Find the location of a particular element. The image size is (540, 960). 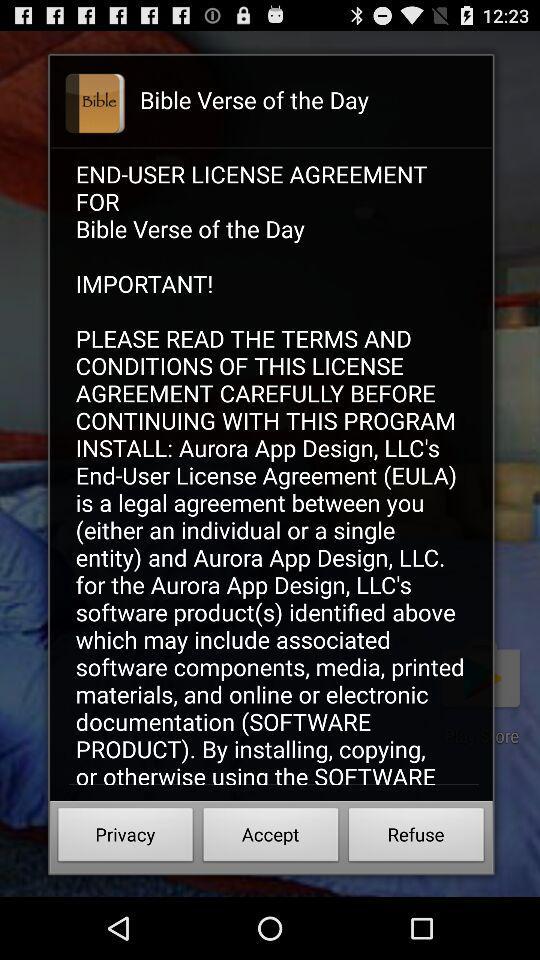

icon next to the privacy button is located at coordinates (270, 837).